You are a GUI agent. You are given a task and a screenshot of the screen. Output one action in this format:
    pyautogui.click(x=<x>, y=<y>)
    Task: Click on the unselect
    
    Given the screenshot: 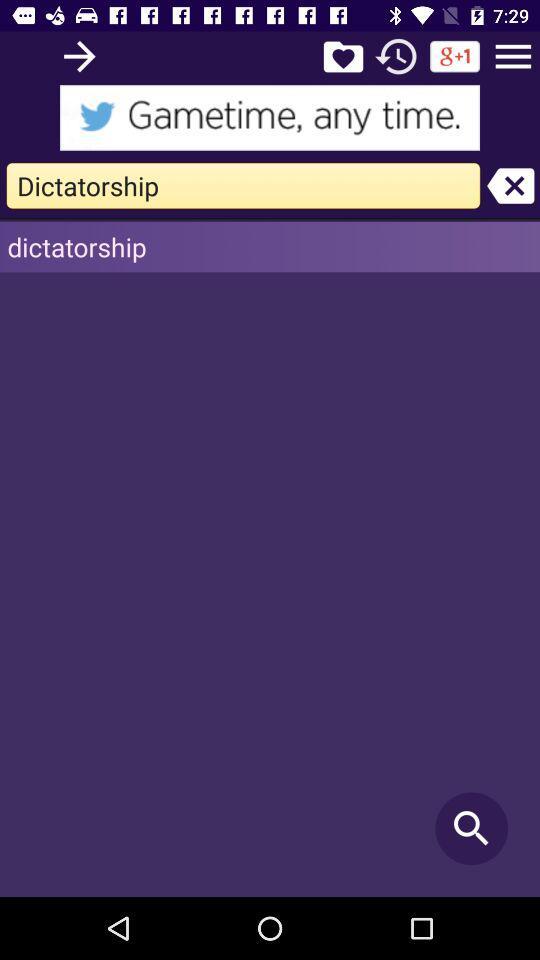 What is the action you would take?
    pyautogui.click(x=510, y=185)
    